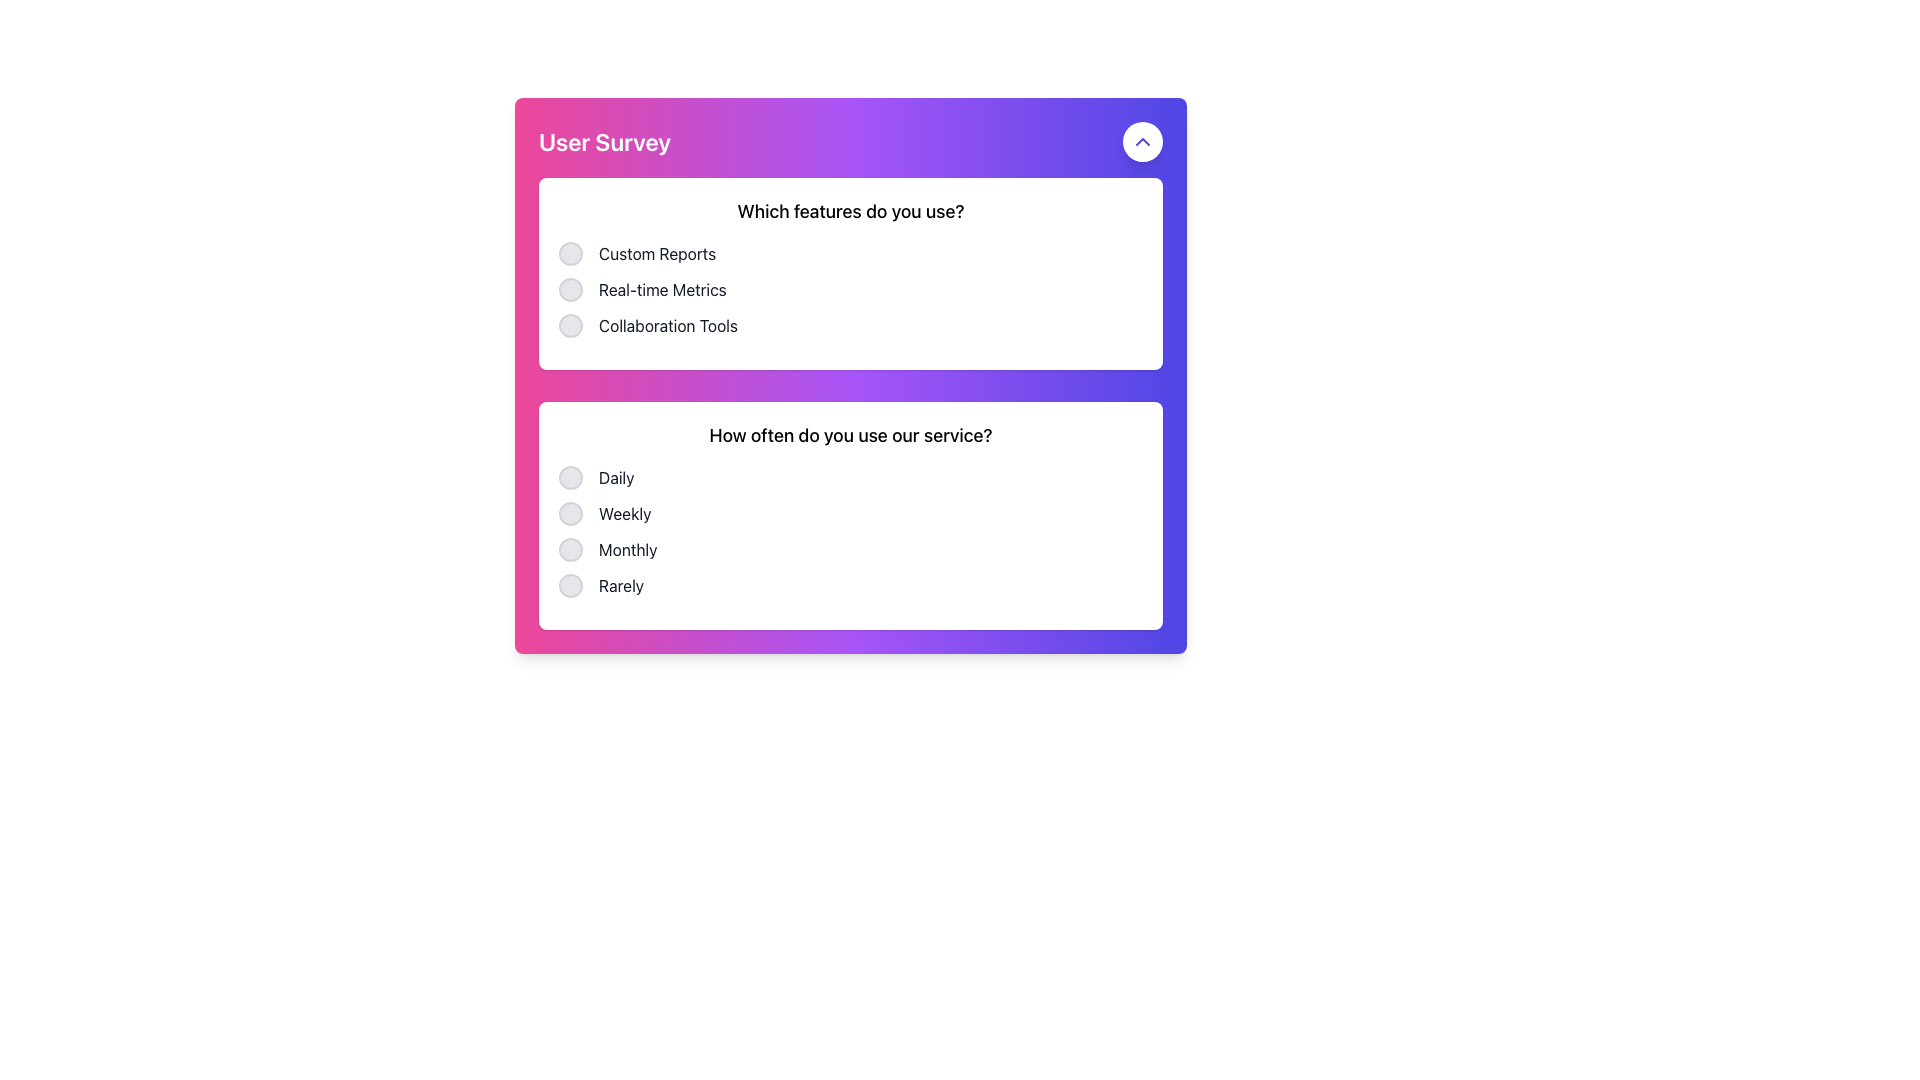  I want to click on the 'Monthly' radio button option, which is the third option in a vertical group under the question 'How often do you use our service?', so click(850, 550).